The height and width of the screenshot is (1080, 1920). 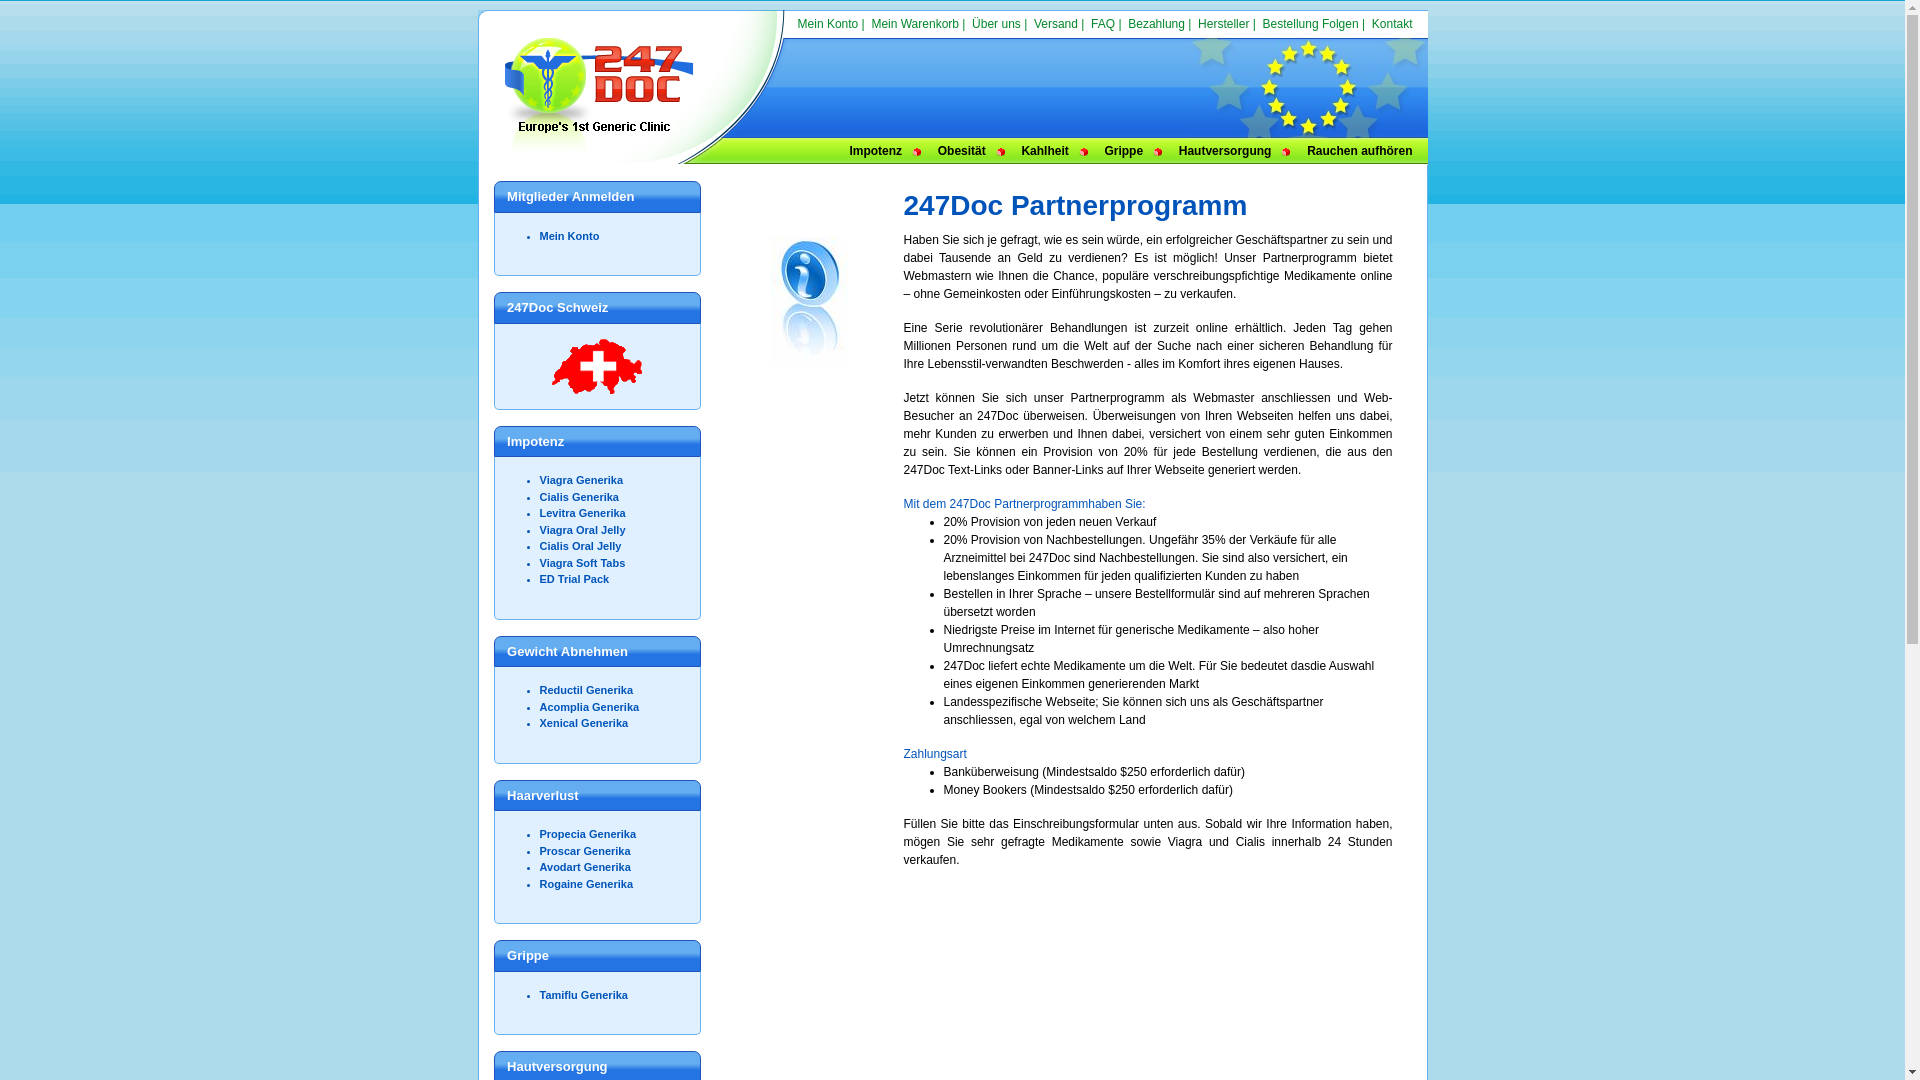 I want to click on 'Versand', so click(x=1055, y=23).